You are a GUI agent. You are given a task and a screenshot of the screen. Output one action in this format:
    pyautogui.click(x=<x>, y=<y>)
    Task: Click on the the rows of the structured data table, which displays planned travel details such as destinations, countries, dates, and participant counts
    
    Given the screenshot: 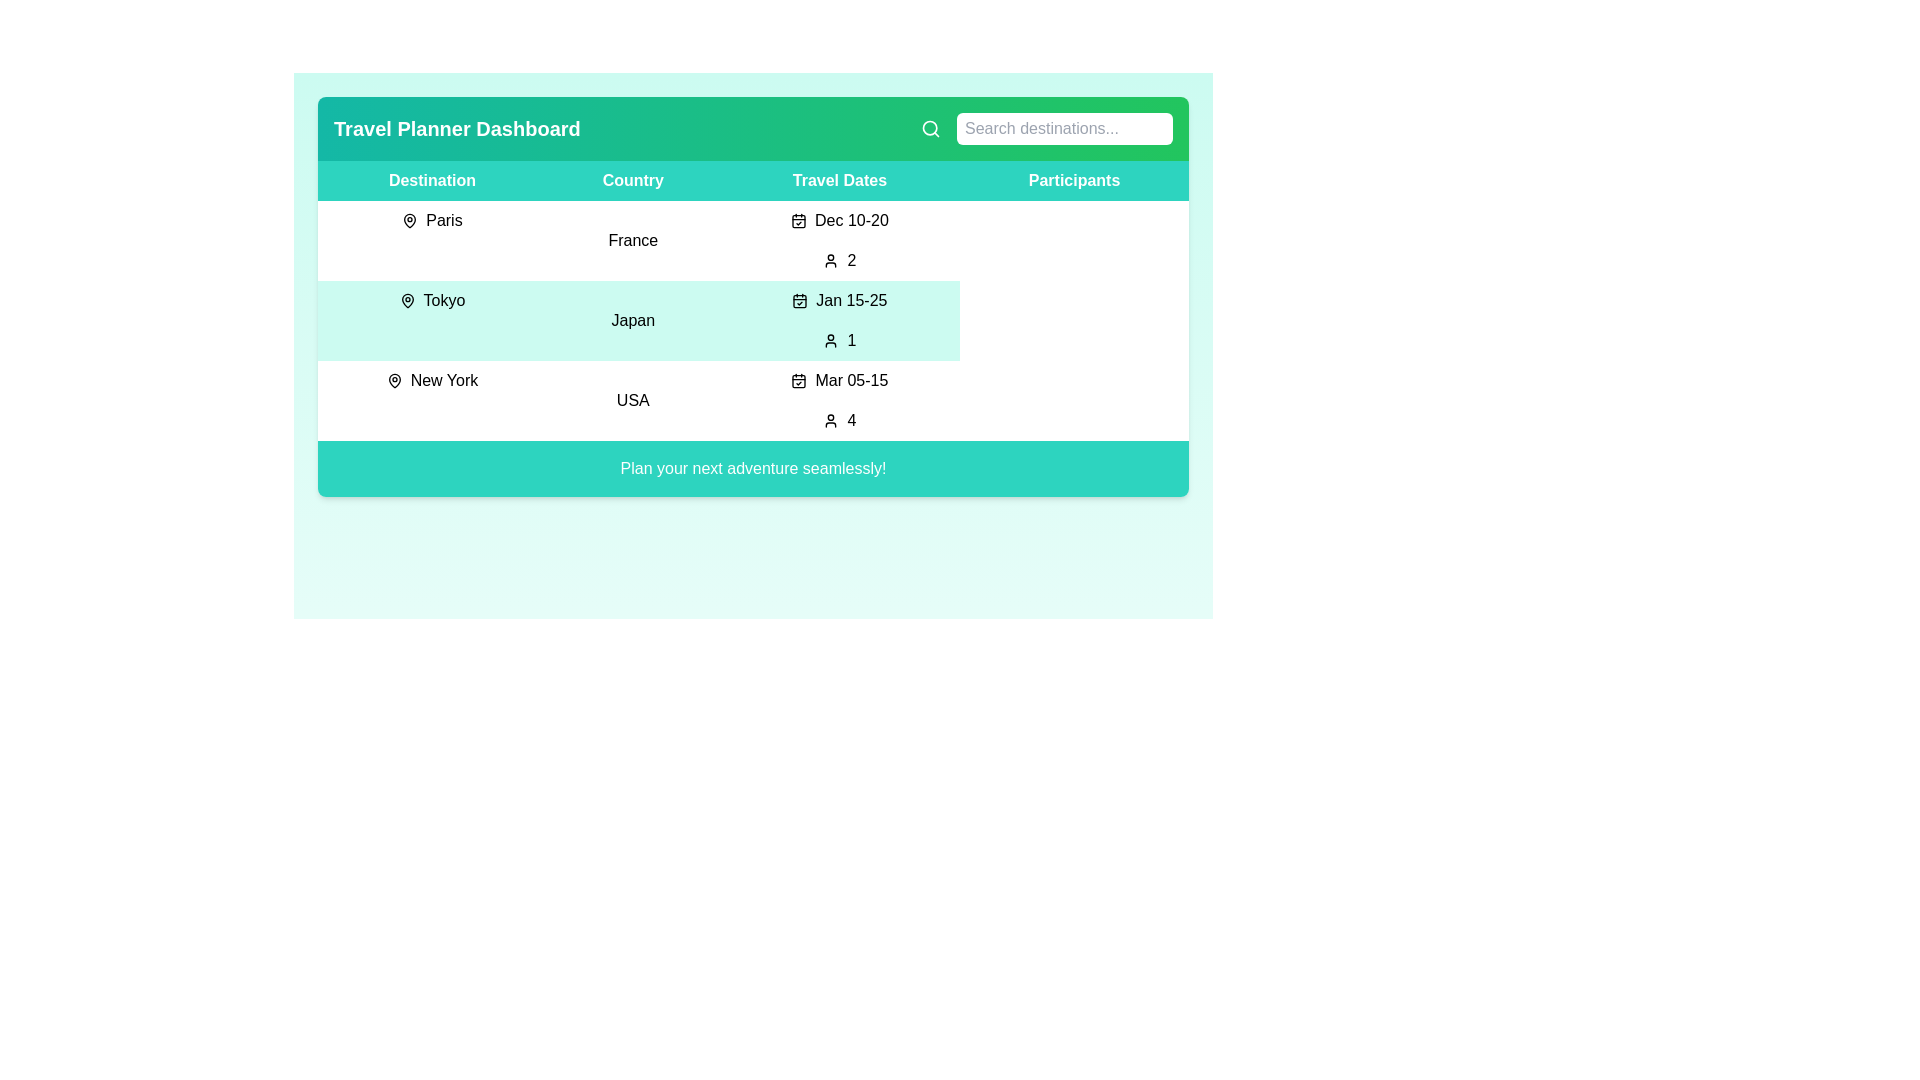 What is the action you would take?
    pyautogui.click(x=752, y=300)
    